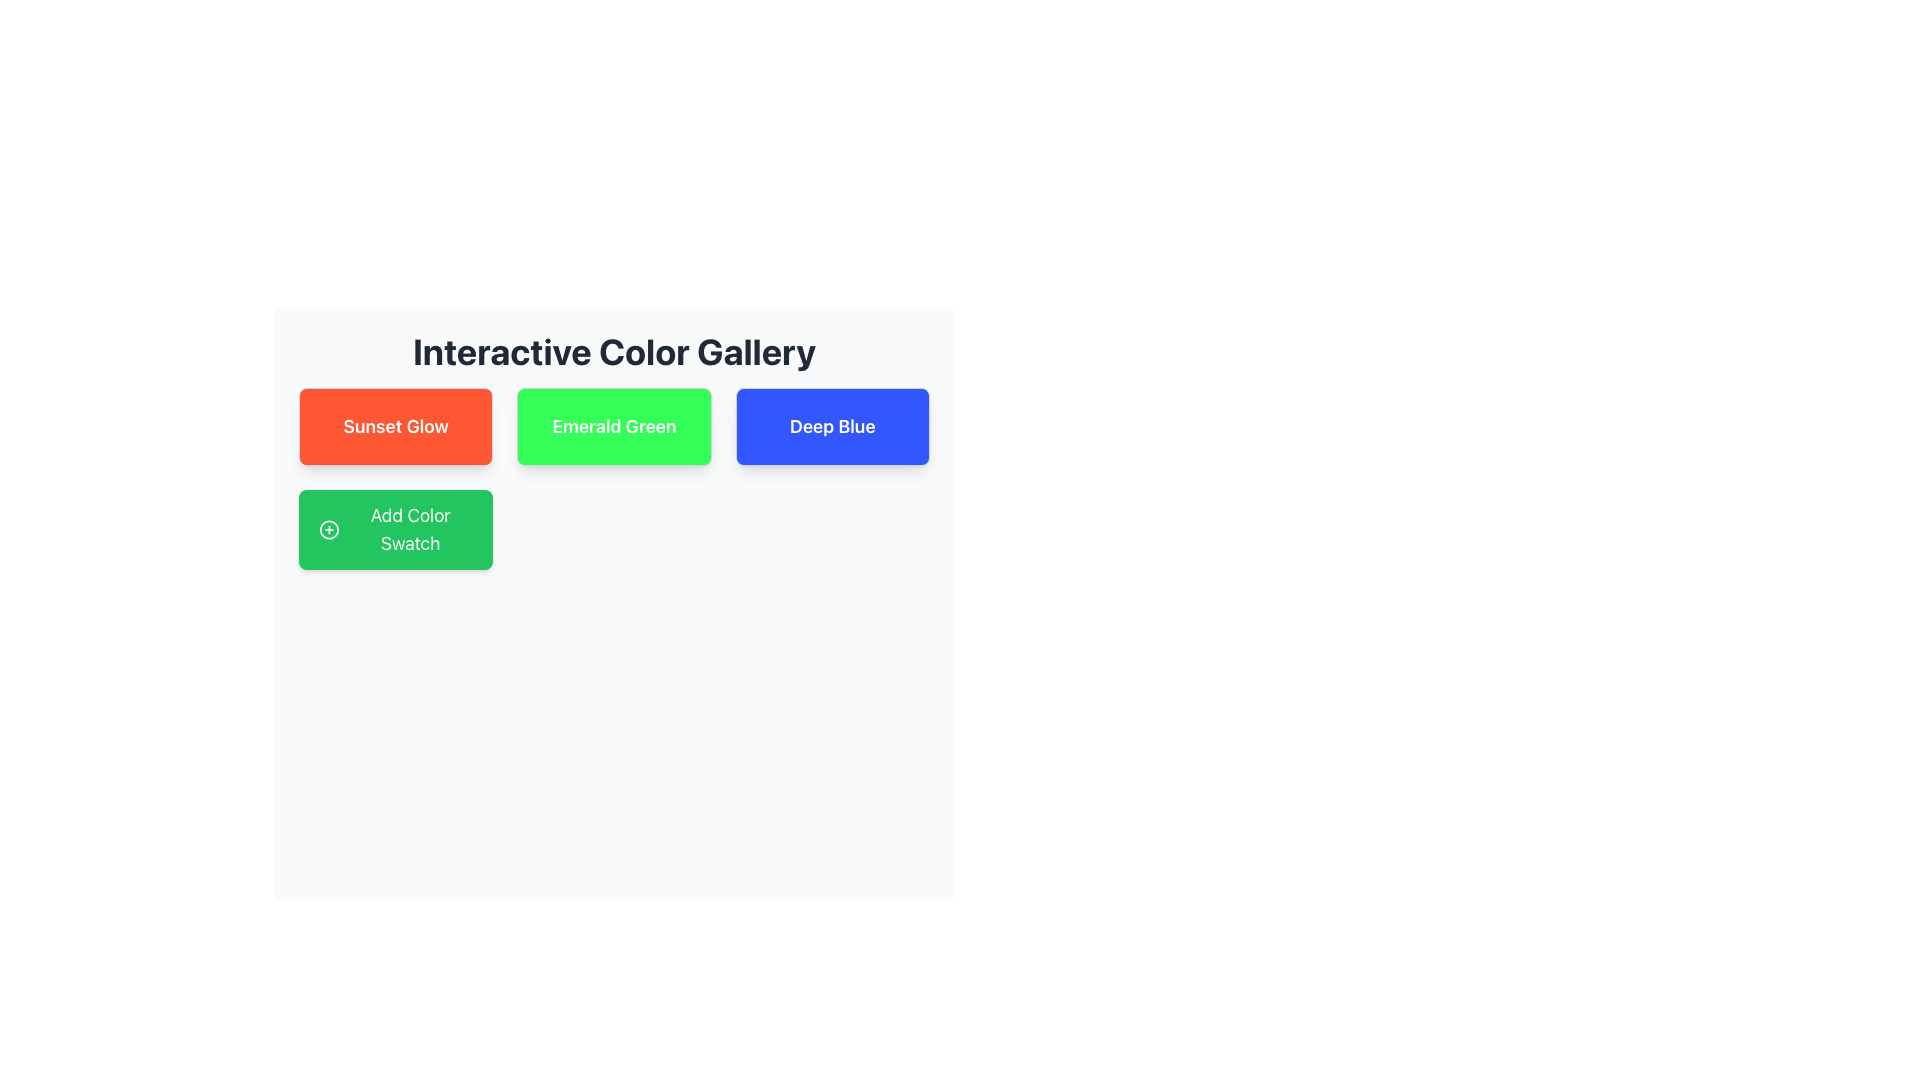  I want to click on the 'Add Color Swatch' button, which contains the icon for adding an item, located at the bottom left of the three buttons displayed in a grid-like arrangement, so click(329, 528).